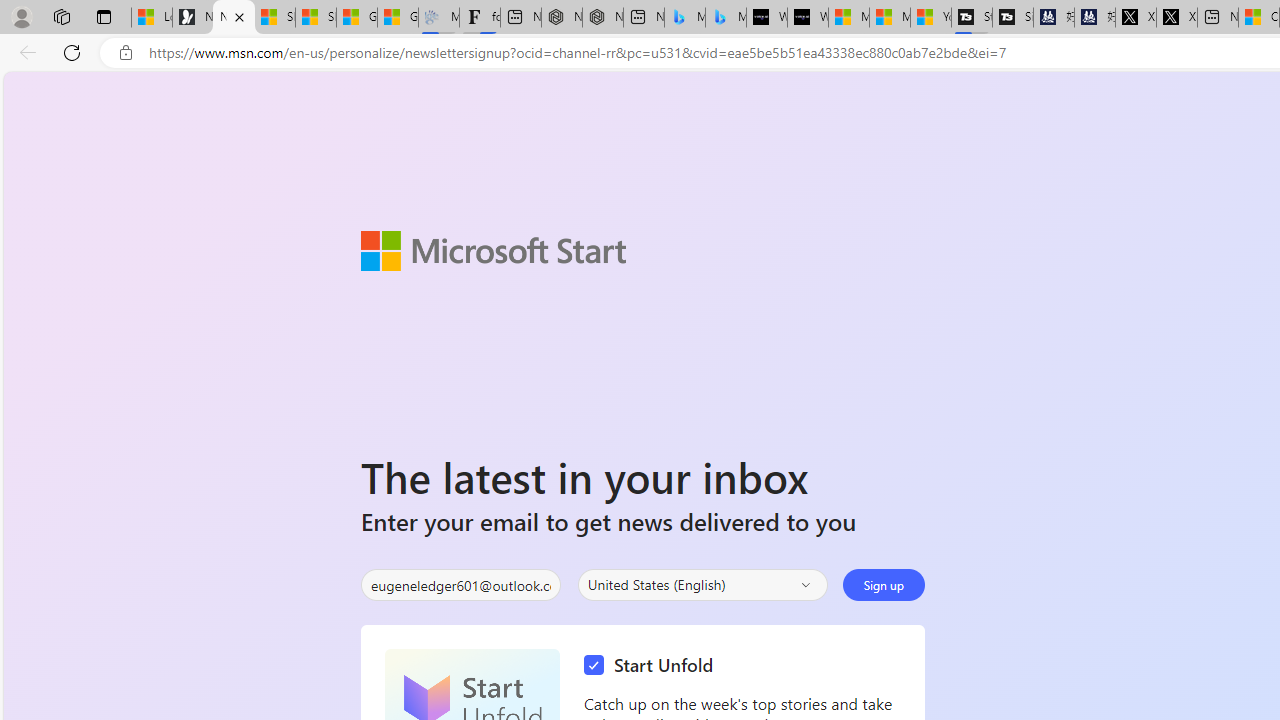 Image resolution: width=1280 pixels, height=720 pixels. I want to click on 'Enter your email', so click(459, 585).